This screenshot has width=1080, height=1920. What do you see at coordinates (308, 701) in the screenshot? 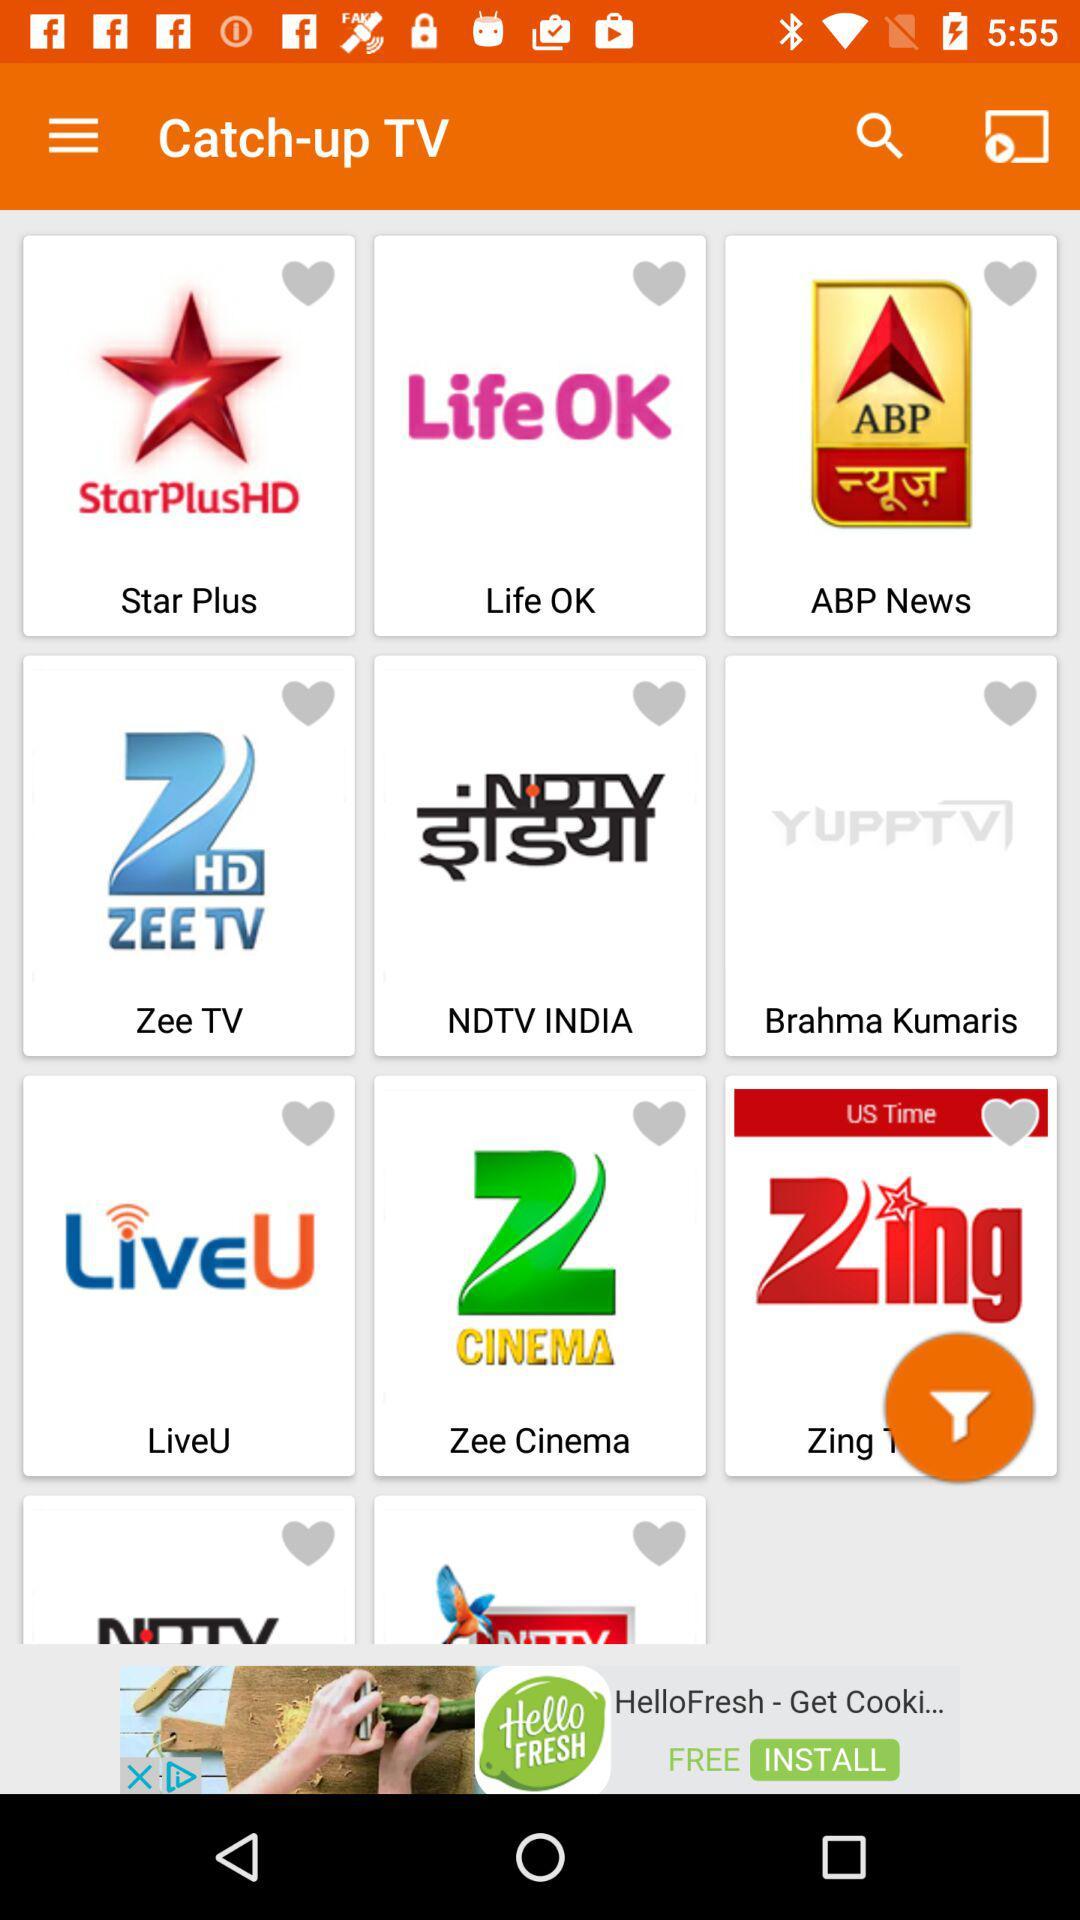
I see `react to the photo` at bounding box center [308, 701].